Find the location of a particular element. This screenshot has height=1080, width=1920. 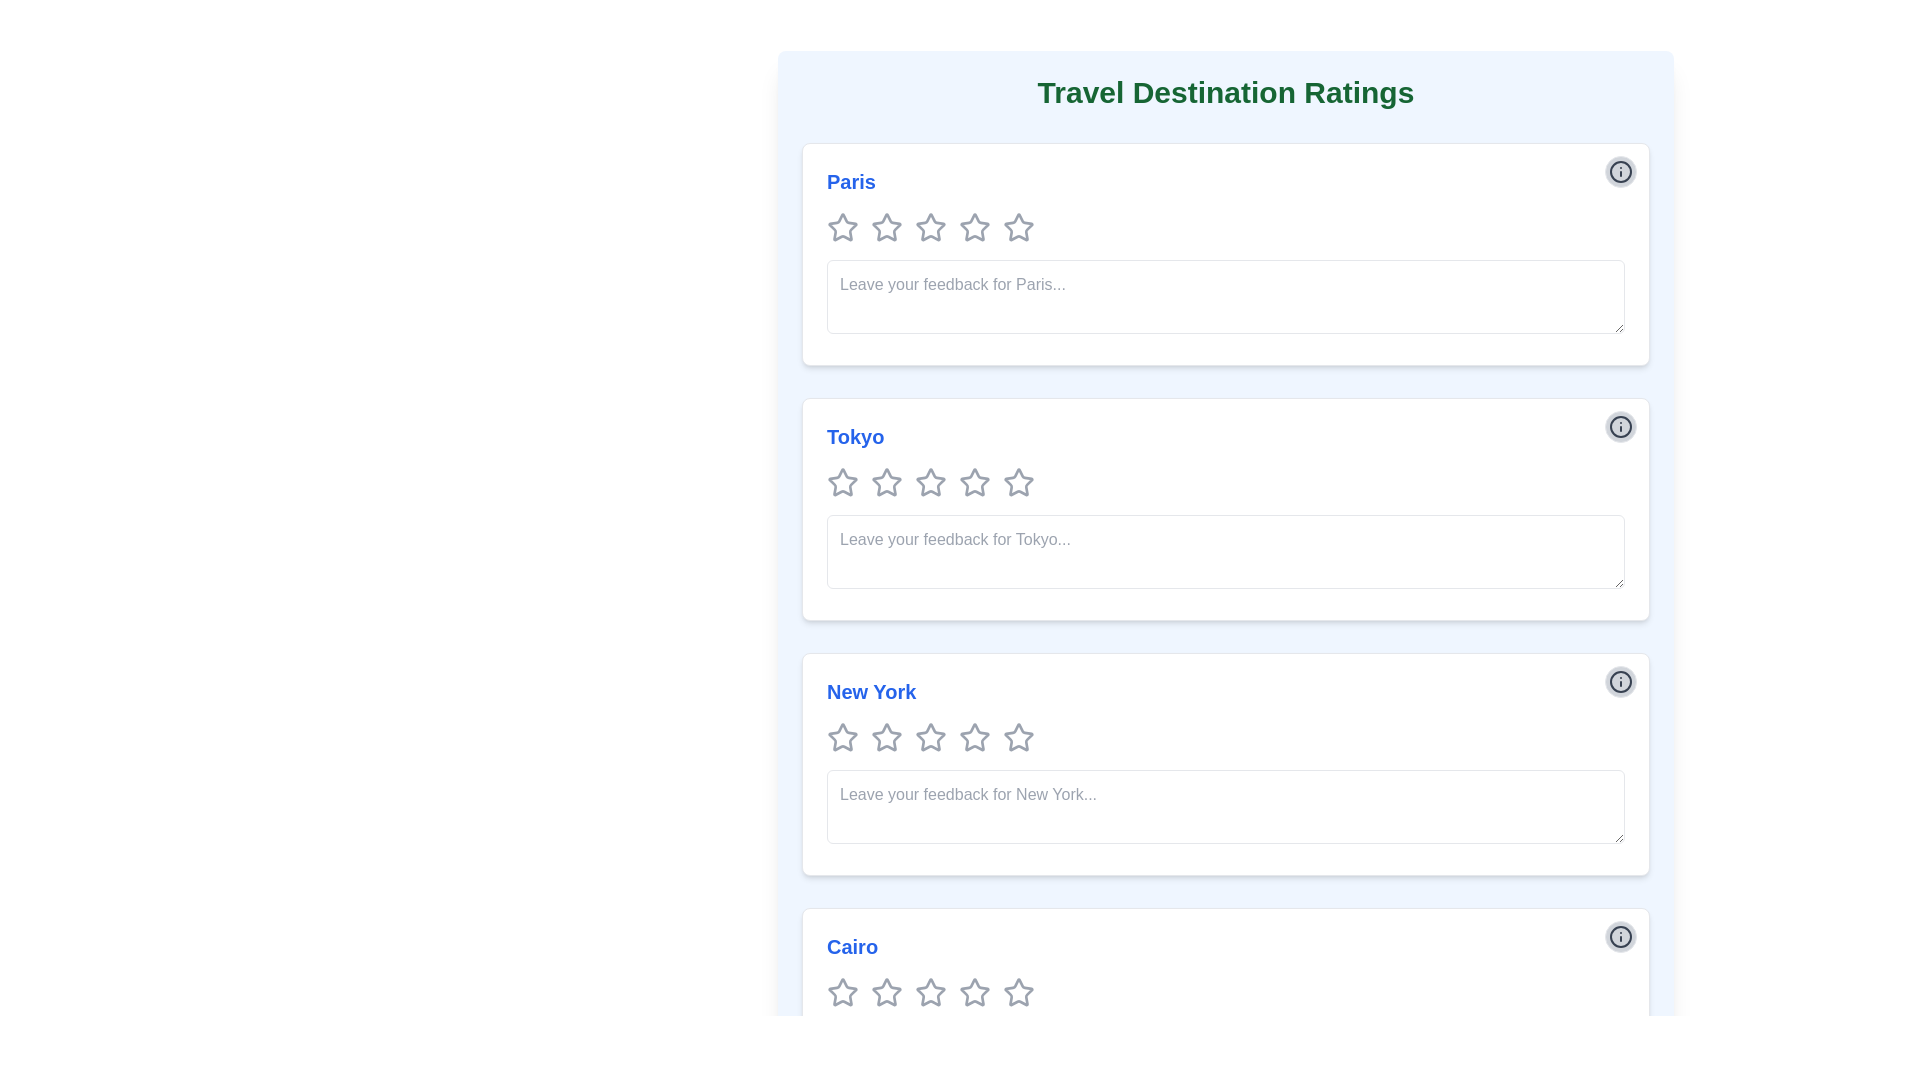

the first star rating icon for 'New York' is located at coordinates (843, 737).